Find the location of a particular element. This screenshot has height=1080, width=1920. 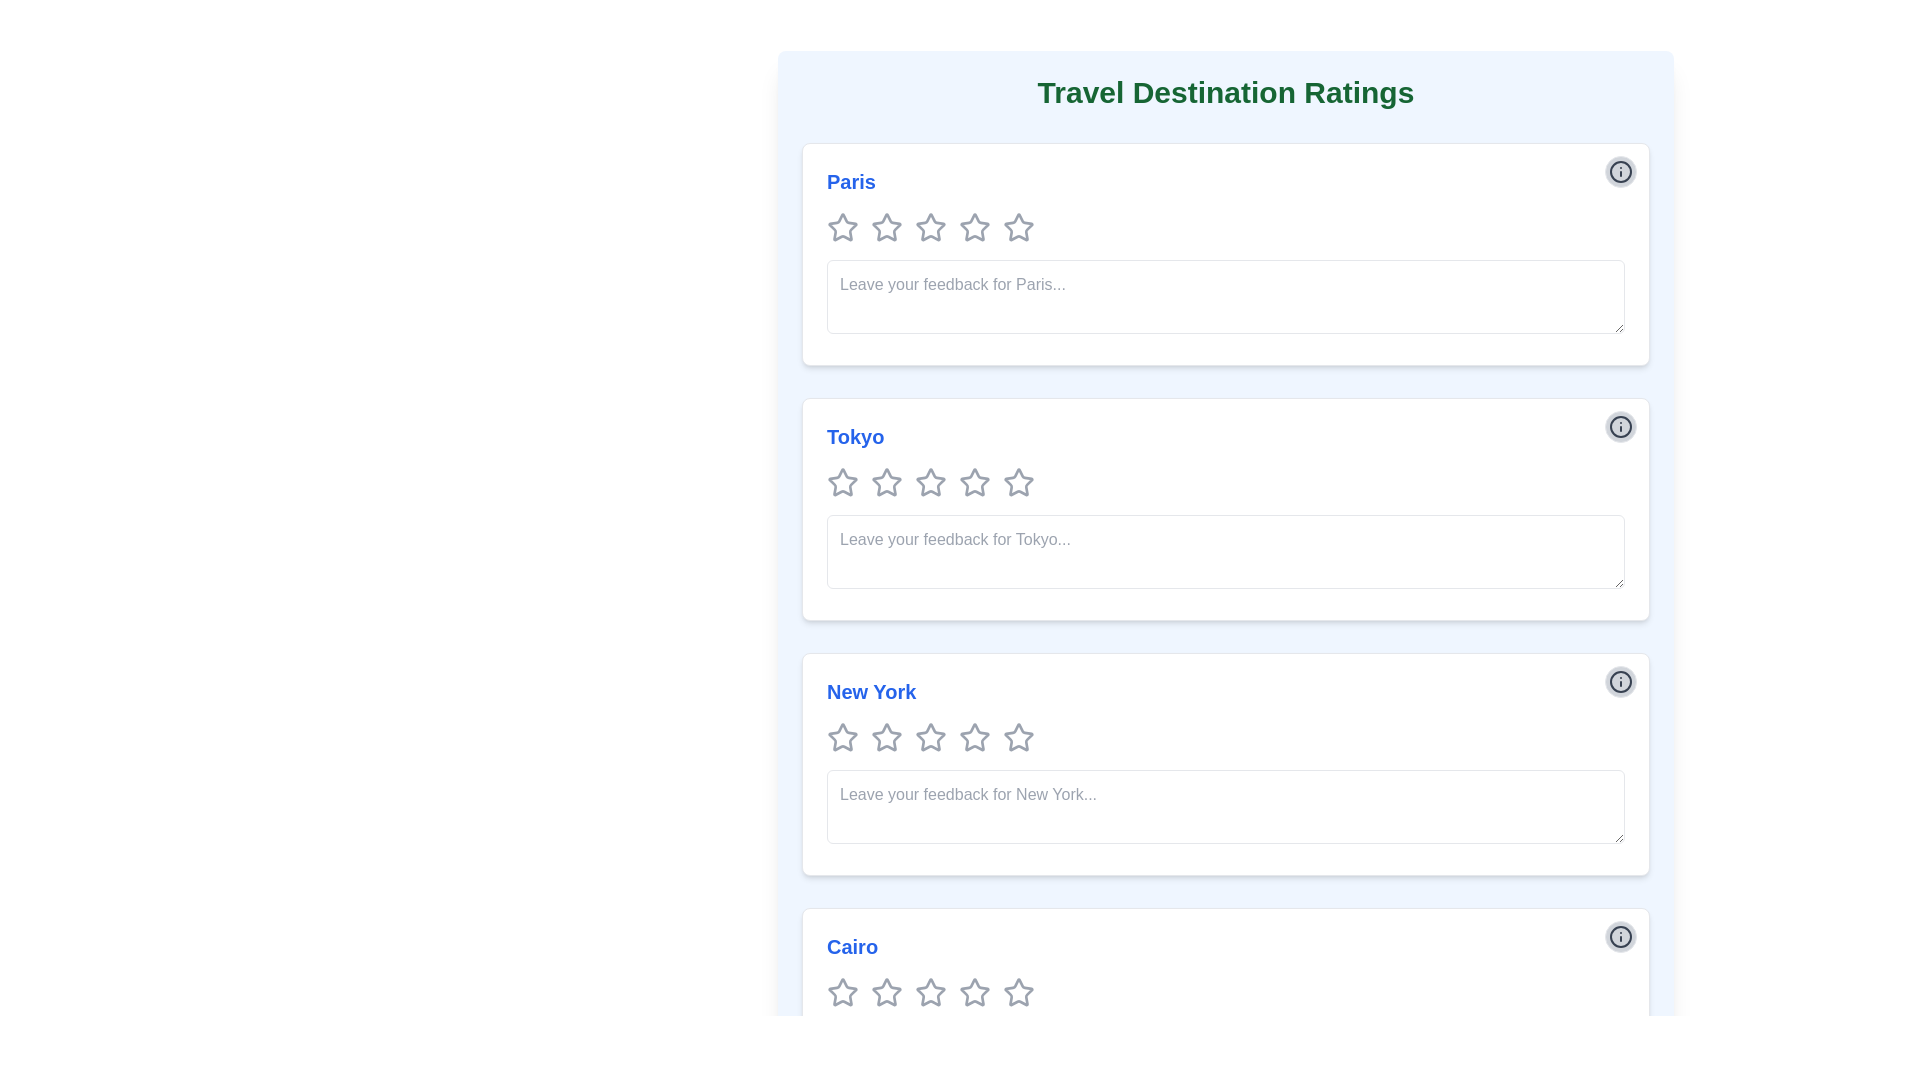

the first star rating icon for 'New York' is located at coordinates (843, 737).